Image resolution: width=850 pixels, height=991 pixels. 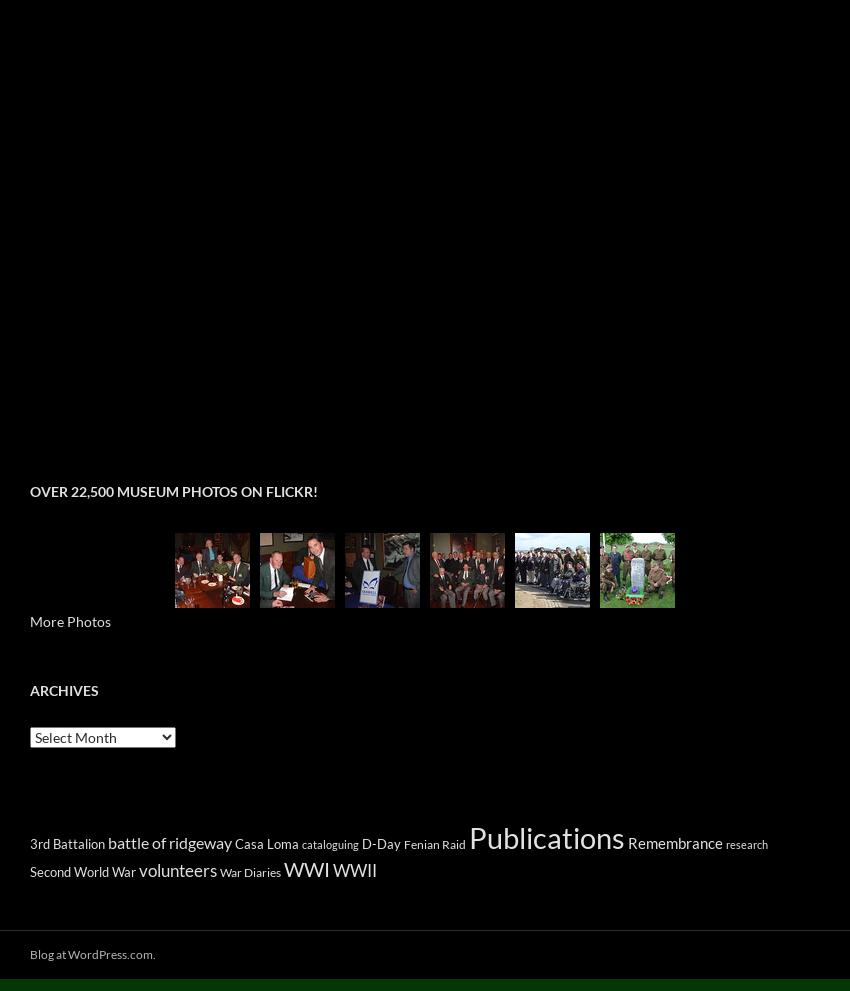 I want to click on 'Publications', so click(x=545, y=836).